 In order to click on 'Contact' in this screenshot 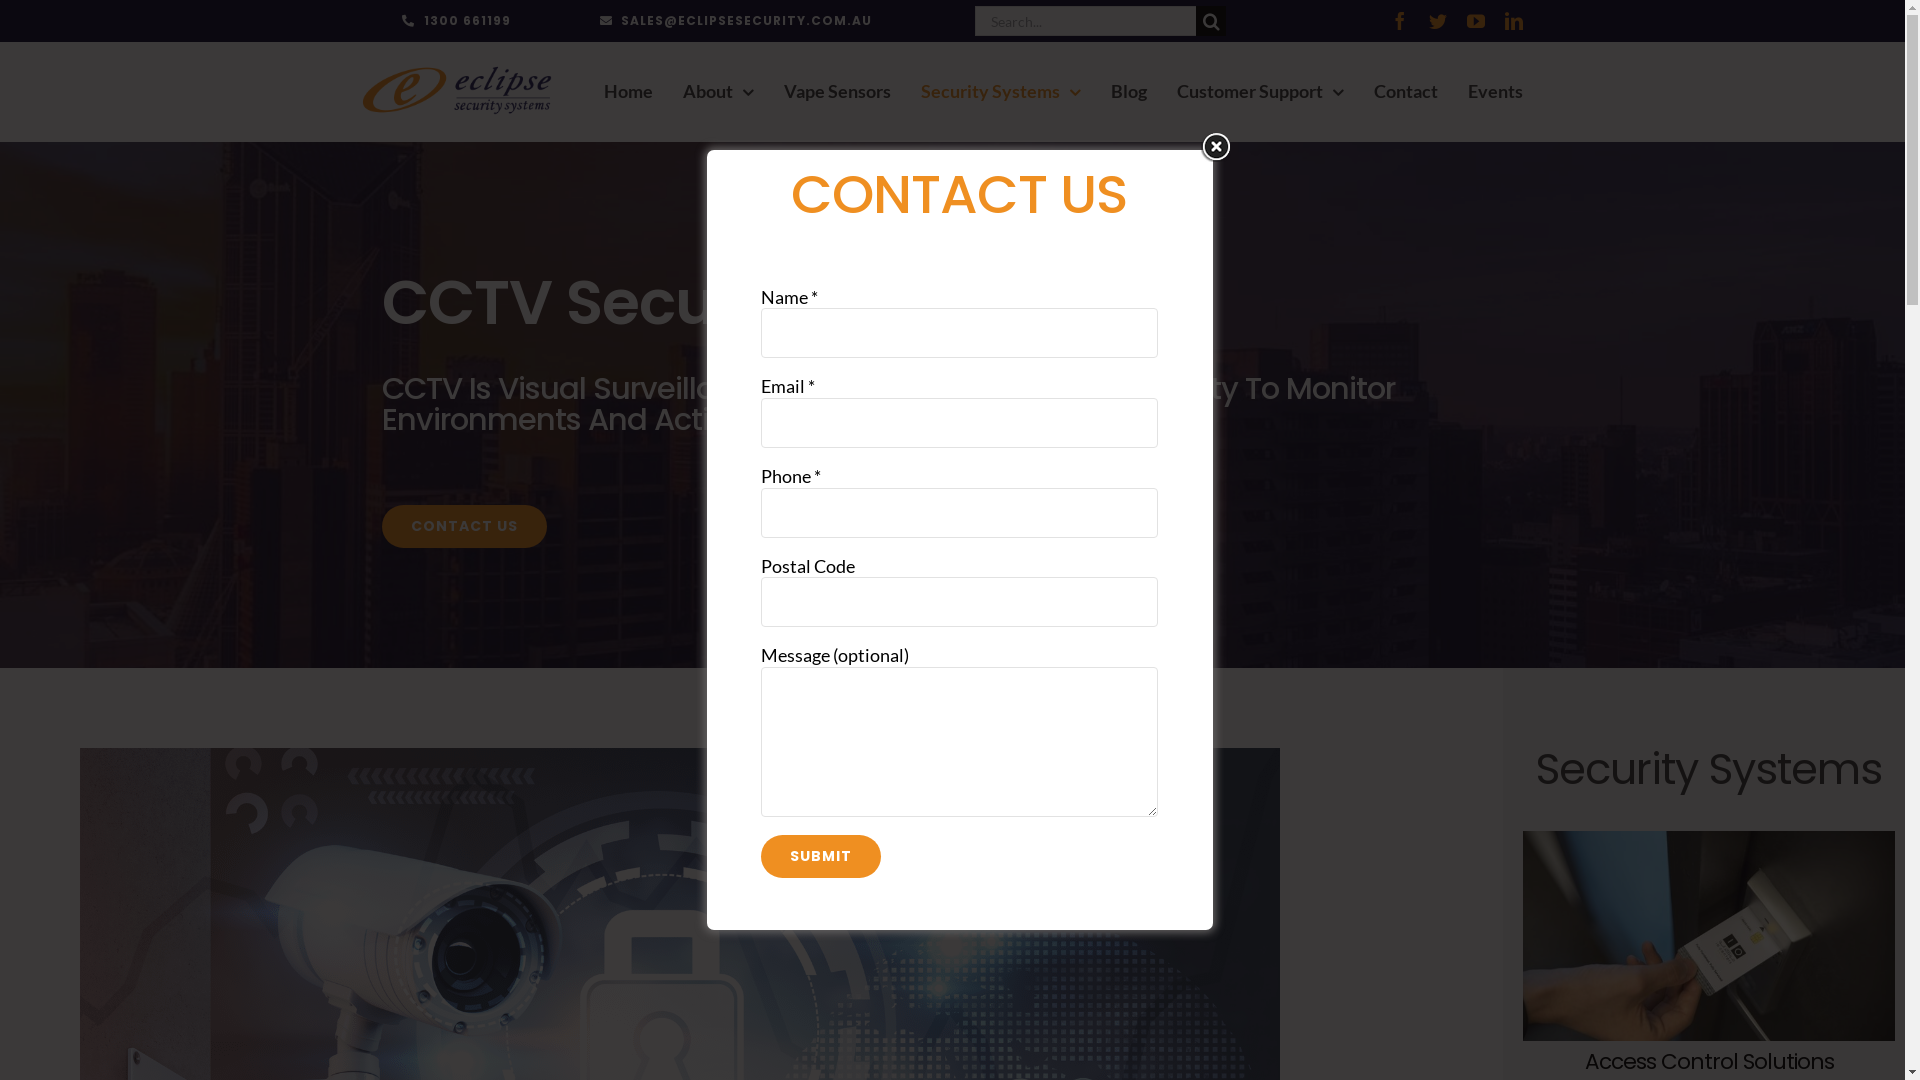, I will do `click(1405, 92)`.